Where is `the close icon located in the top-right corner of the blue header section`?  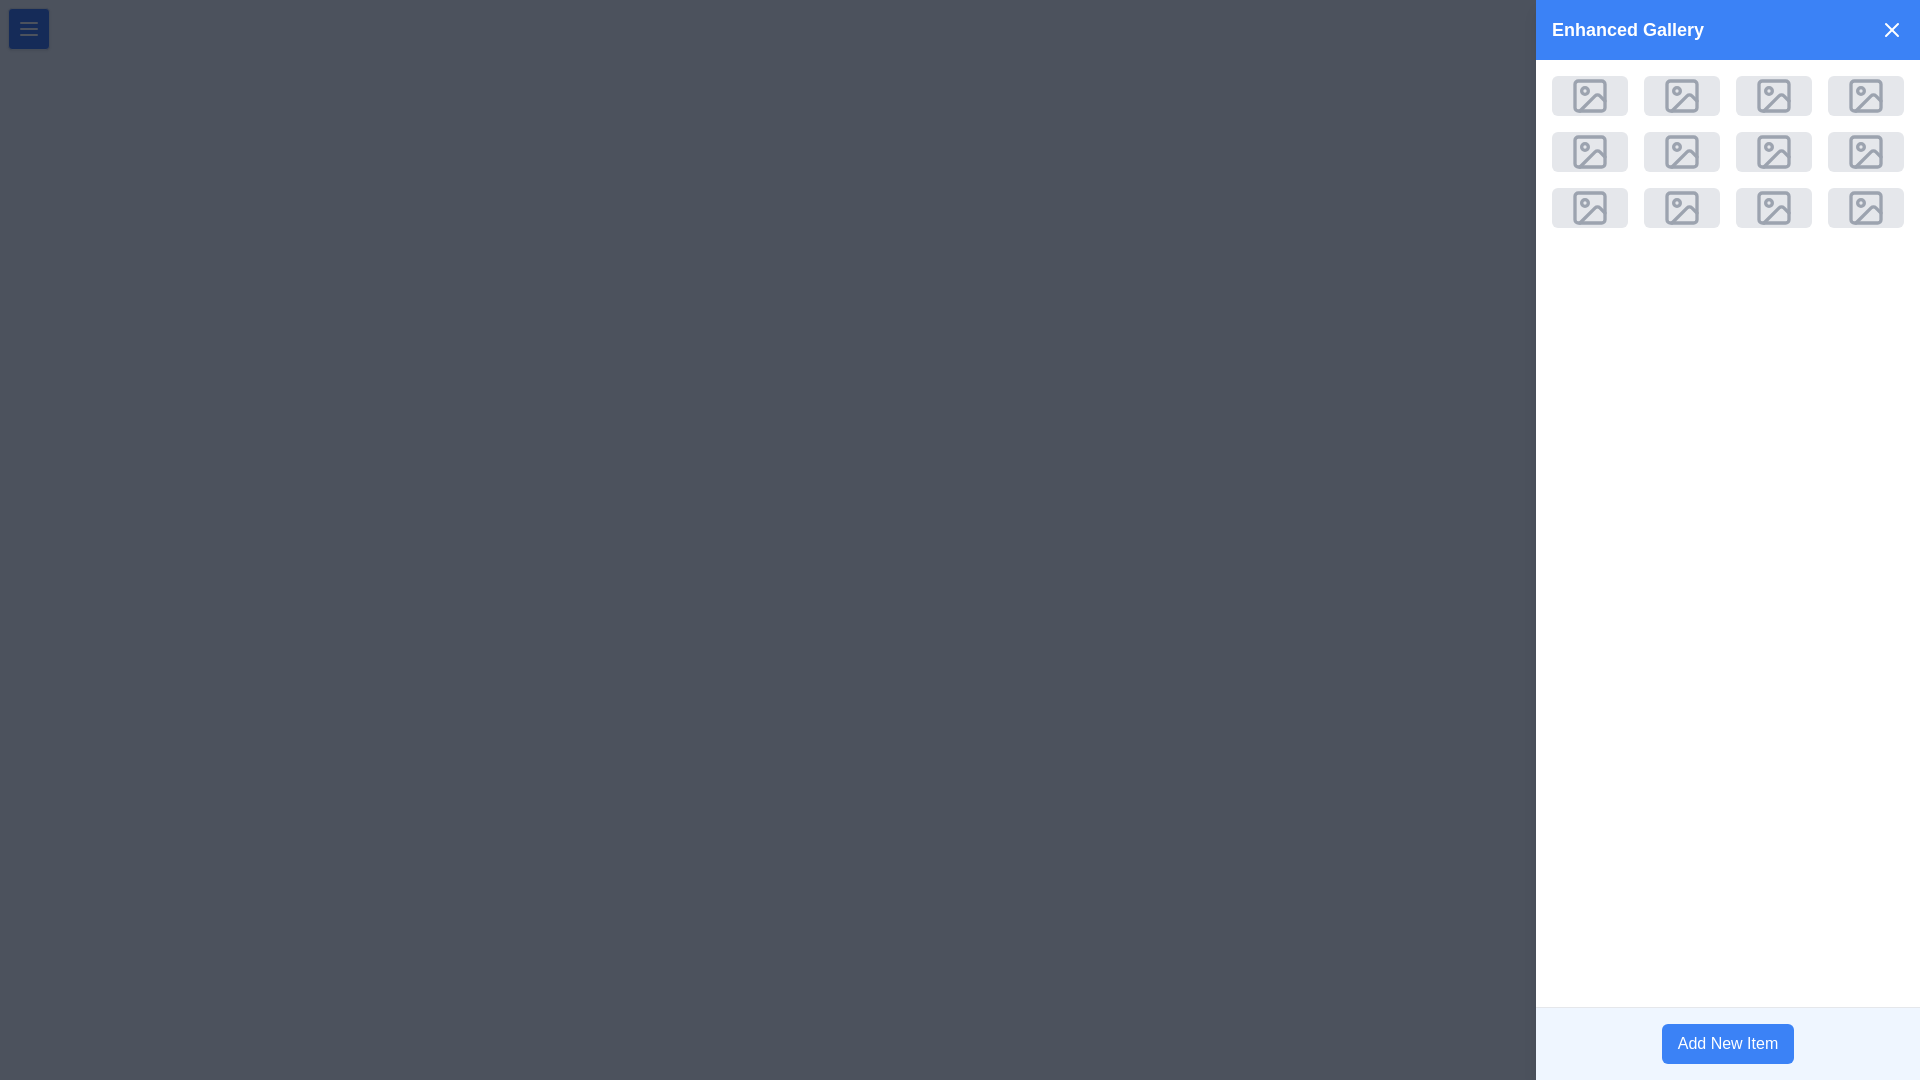 the close icon located in the top-right corner of the blue header section is located at coordinates (1890, 30).